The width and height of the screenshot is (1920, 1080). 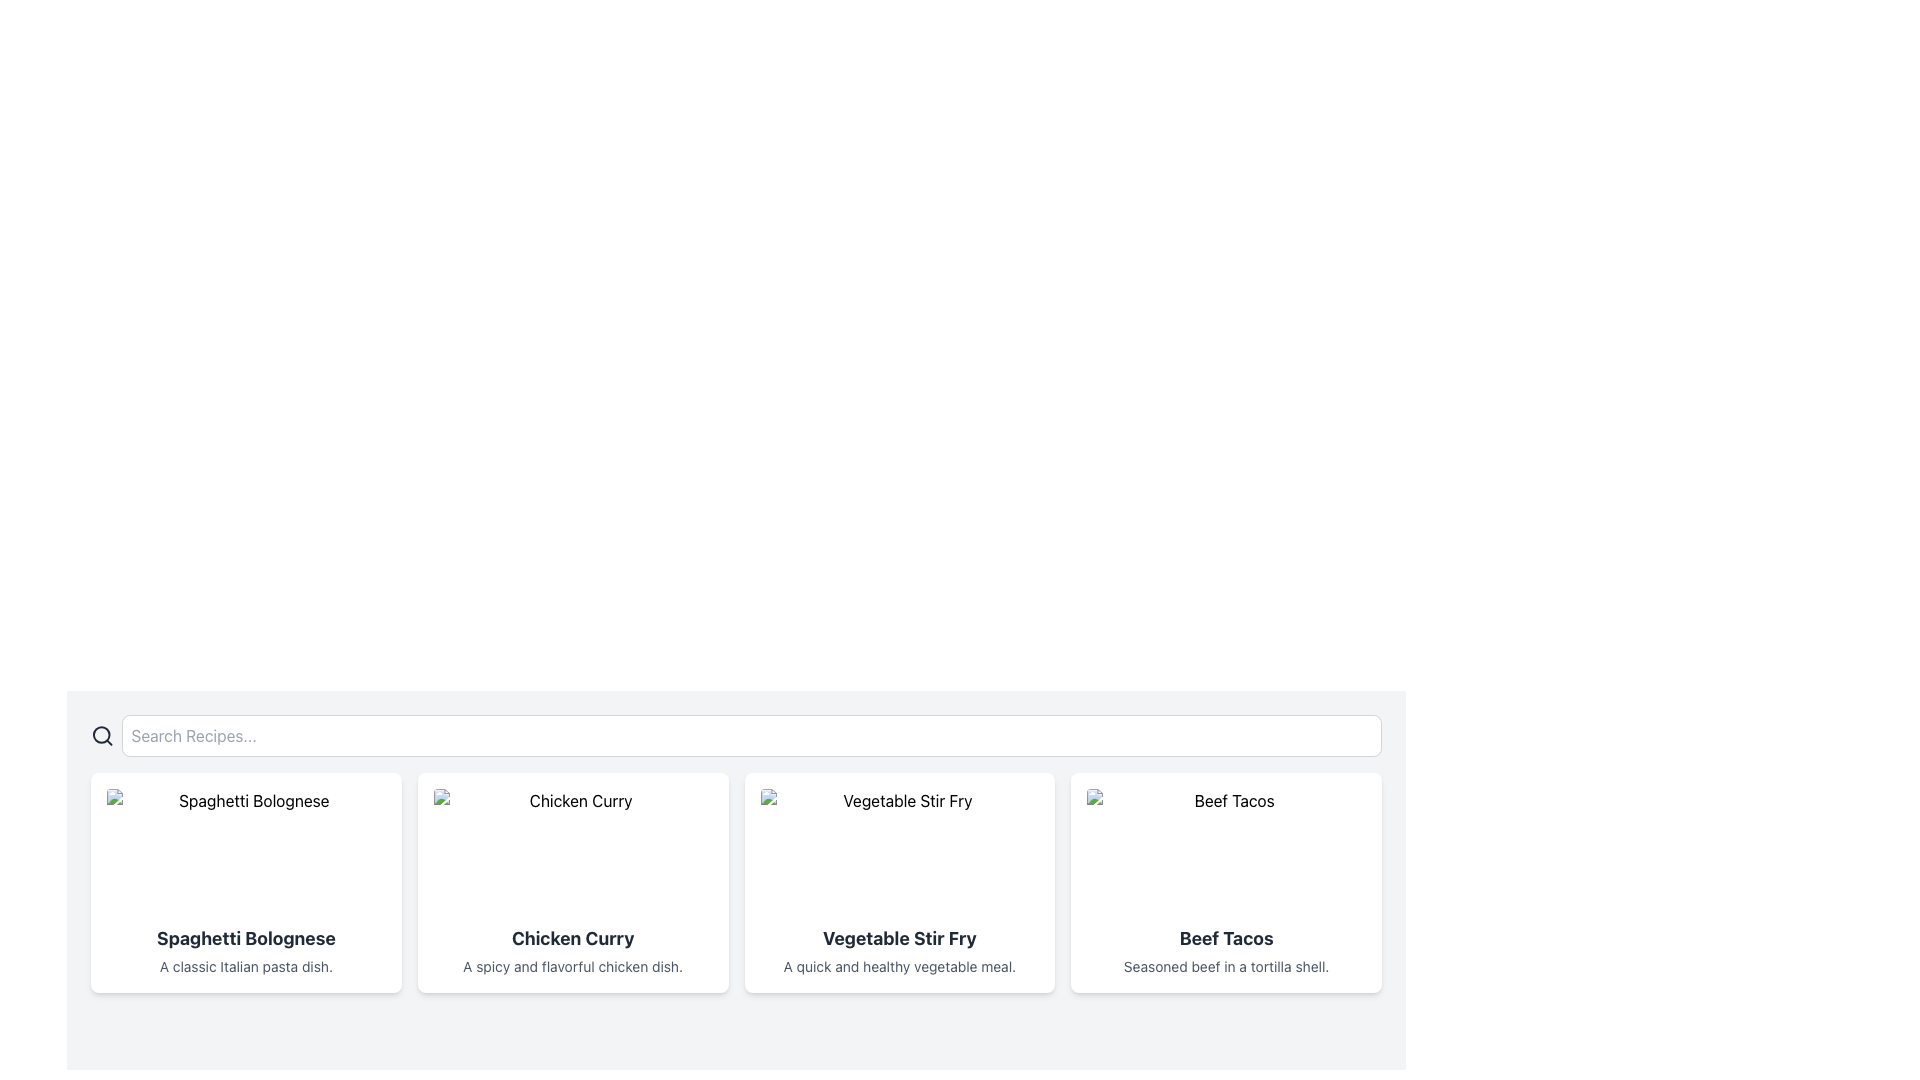 What do you see at coordinates (1225, 852) in the screenshot?
I see `the image representing the 'Beef Tacos' recipe, which is located in the fourth card of a horizontally scrolling recipe browsing interface` at bounding box center [1225, 852].